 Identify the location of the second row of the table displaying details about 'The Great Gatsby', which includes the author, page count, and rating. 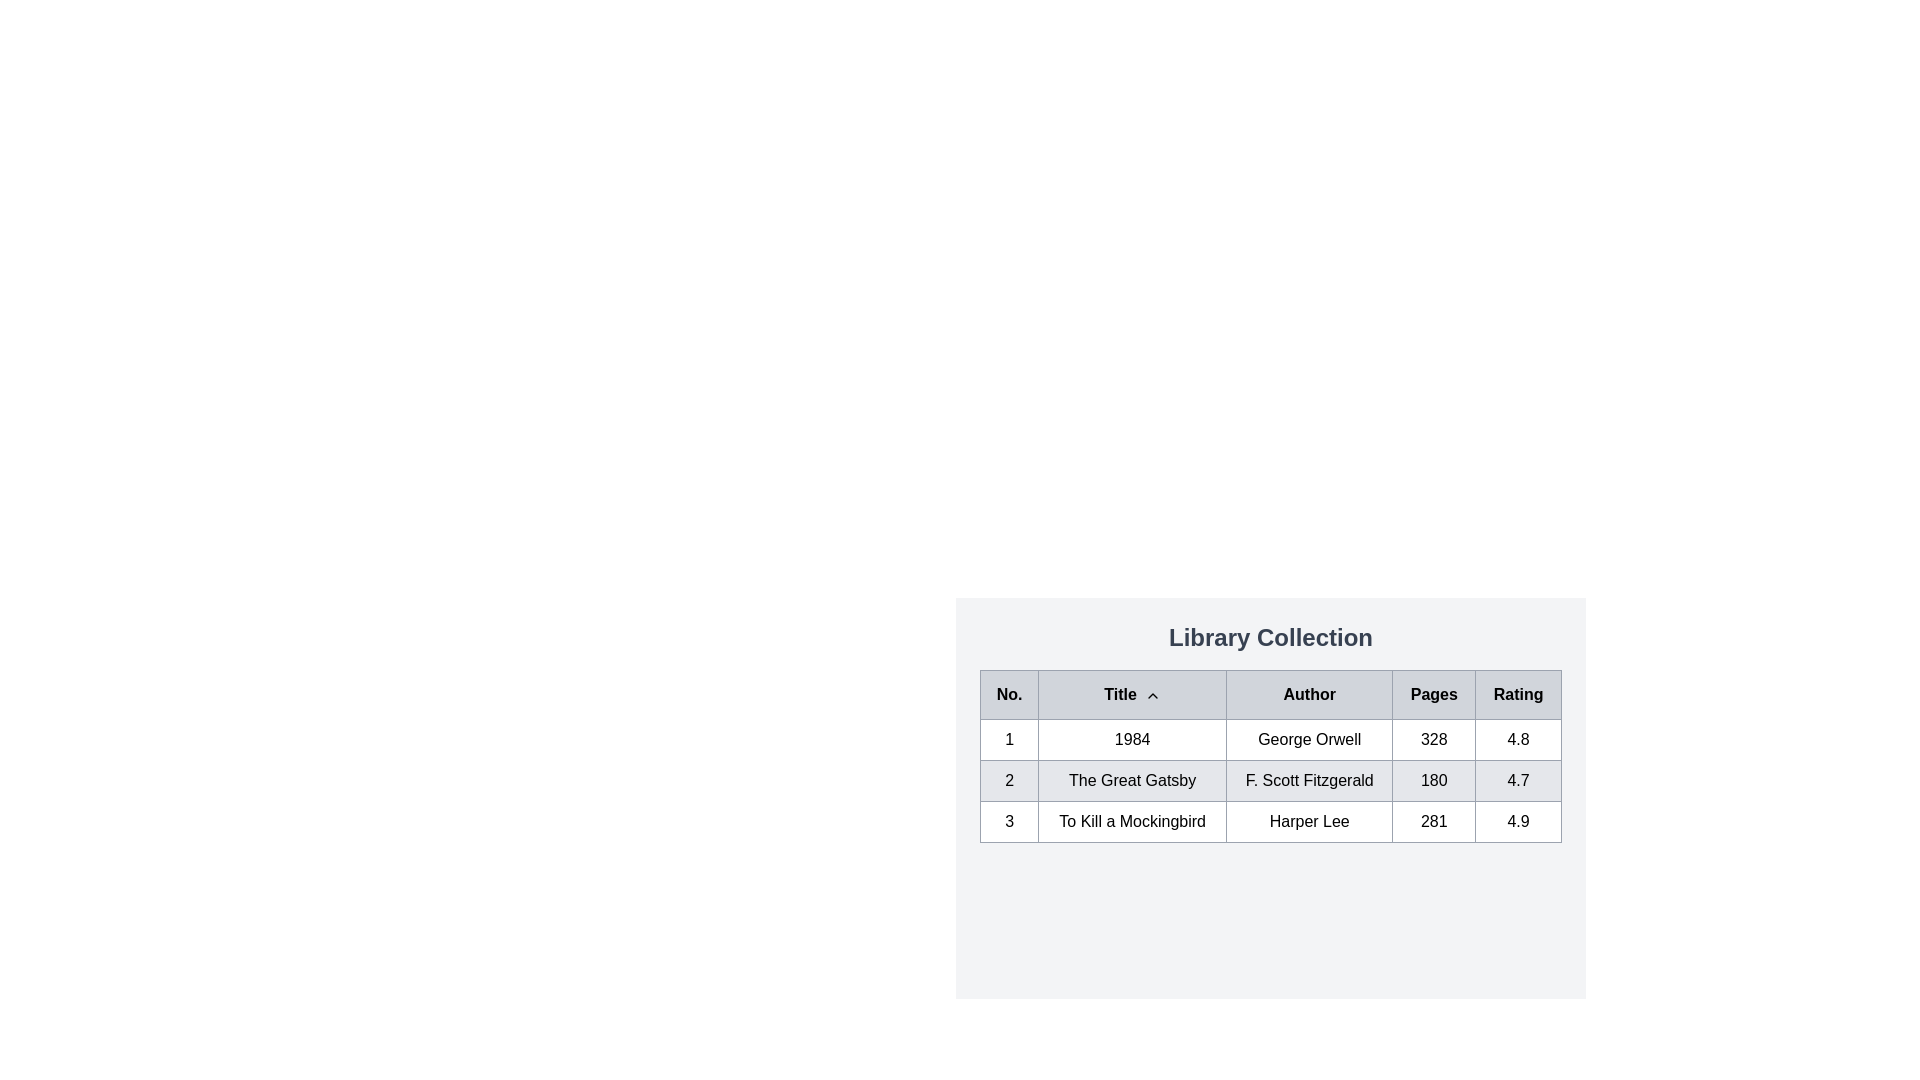
(1270, 779).